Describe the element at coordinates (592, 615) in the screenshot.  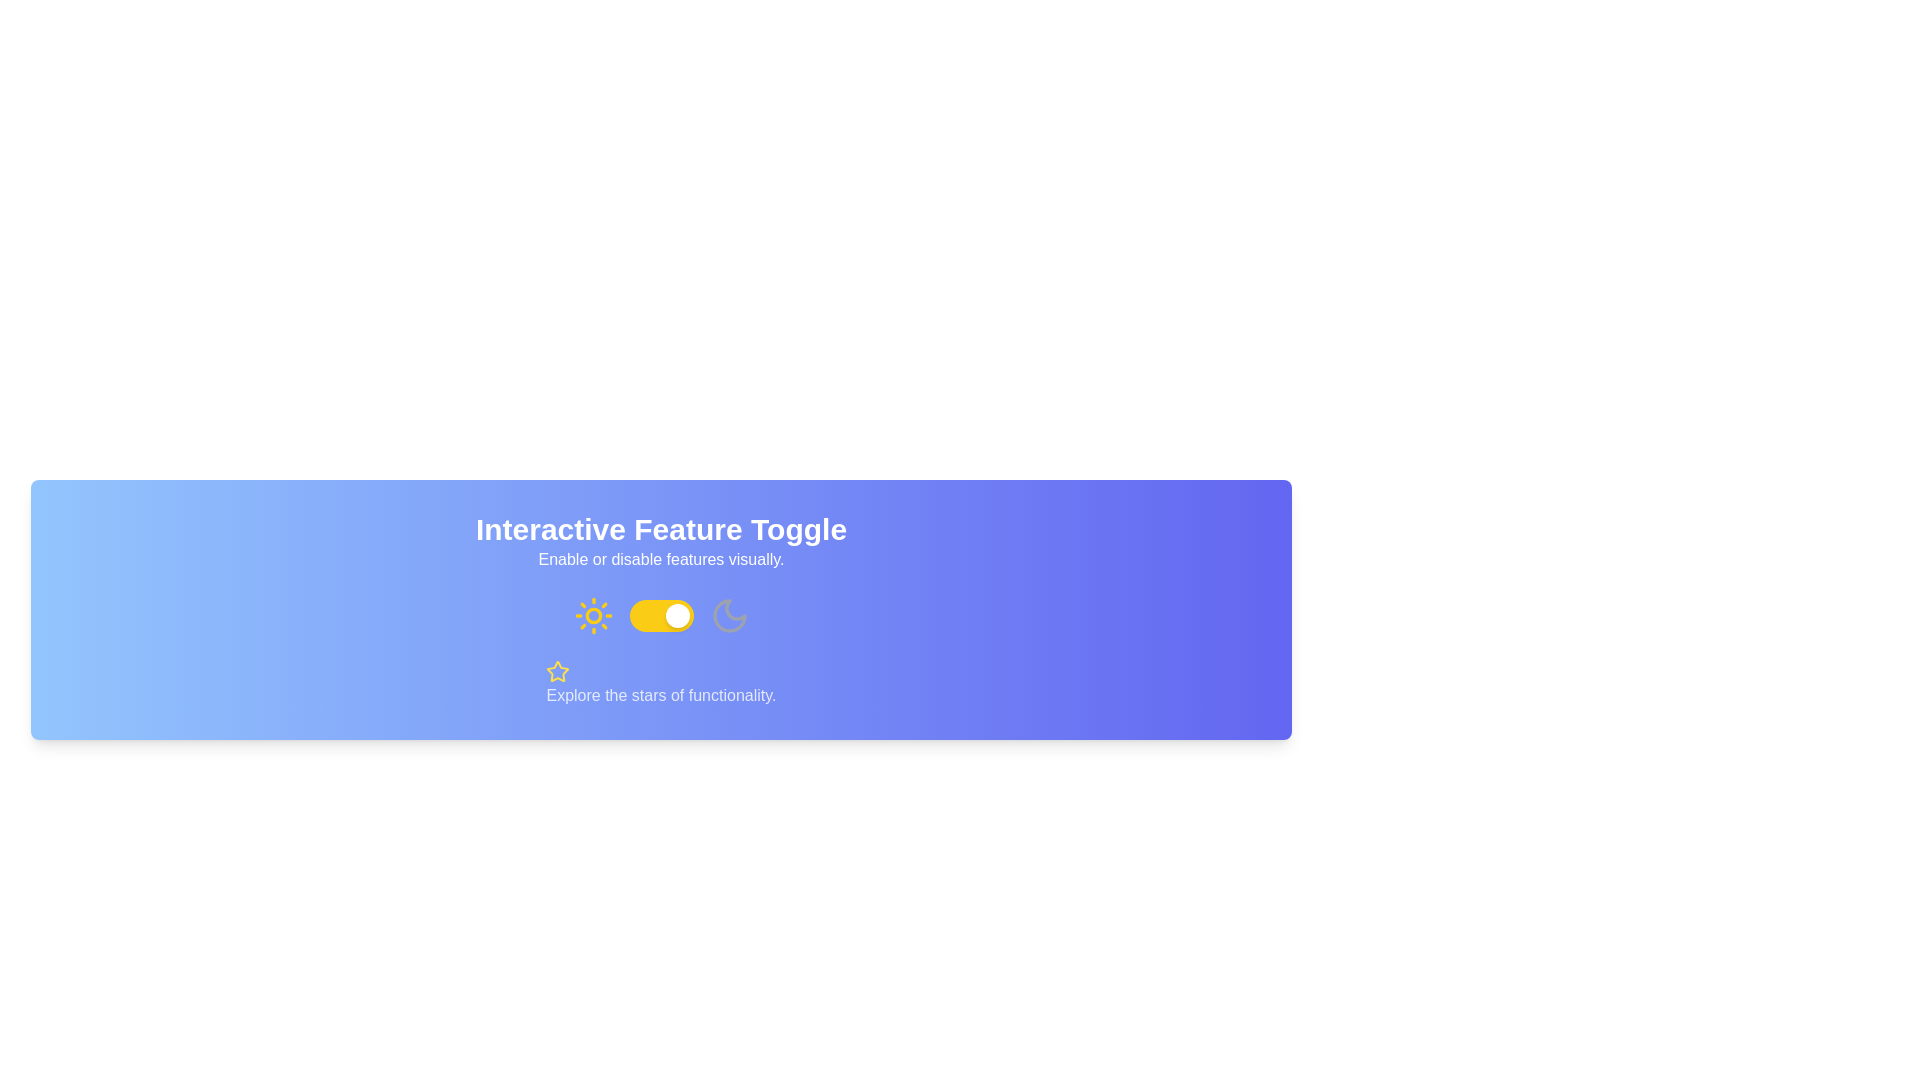
I see `the central circle of the sun icon, which is part of the sun toggle interface` at that location.